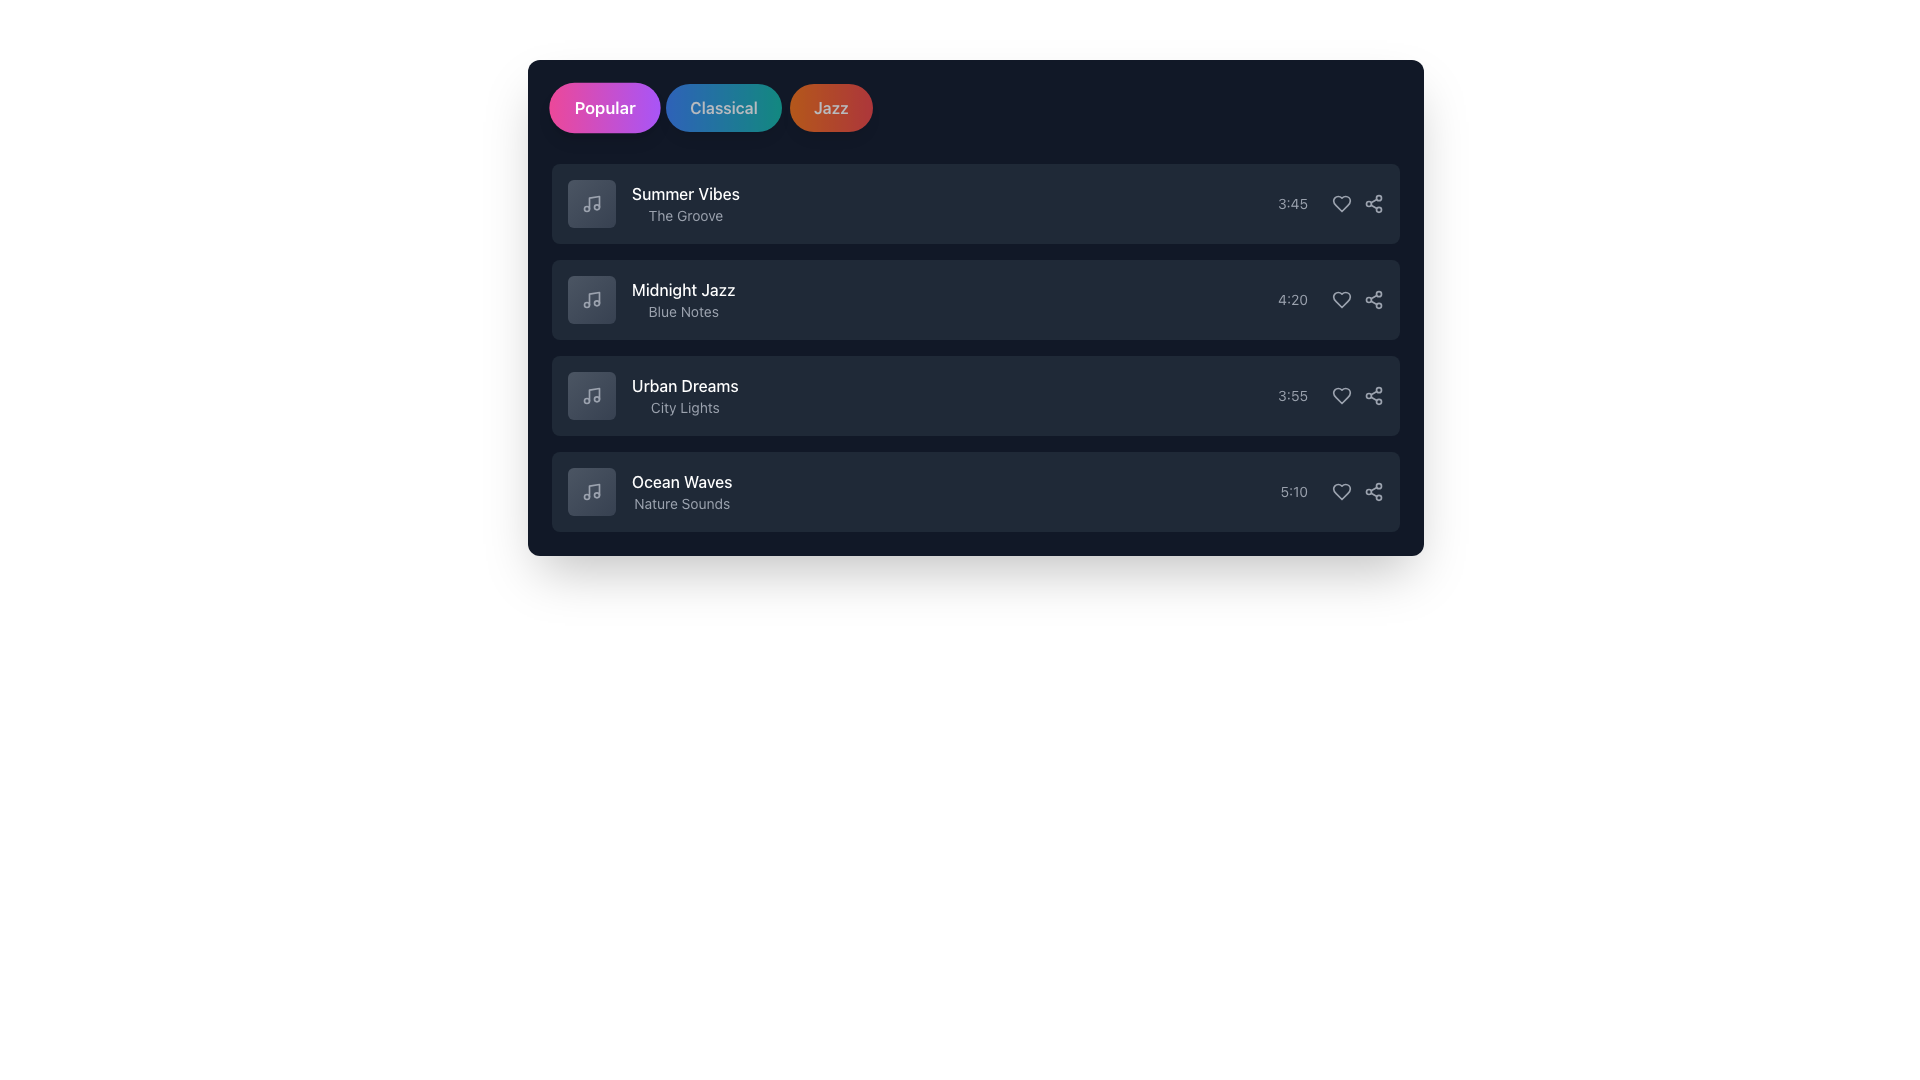 The image size is (1920, 1080). Describe the element at coordinates (683, 300) in the screenshot. I see `the 'Midnight Jazz' and 'Blue Notes' text-label group` at that location.